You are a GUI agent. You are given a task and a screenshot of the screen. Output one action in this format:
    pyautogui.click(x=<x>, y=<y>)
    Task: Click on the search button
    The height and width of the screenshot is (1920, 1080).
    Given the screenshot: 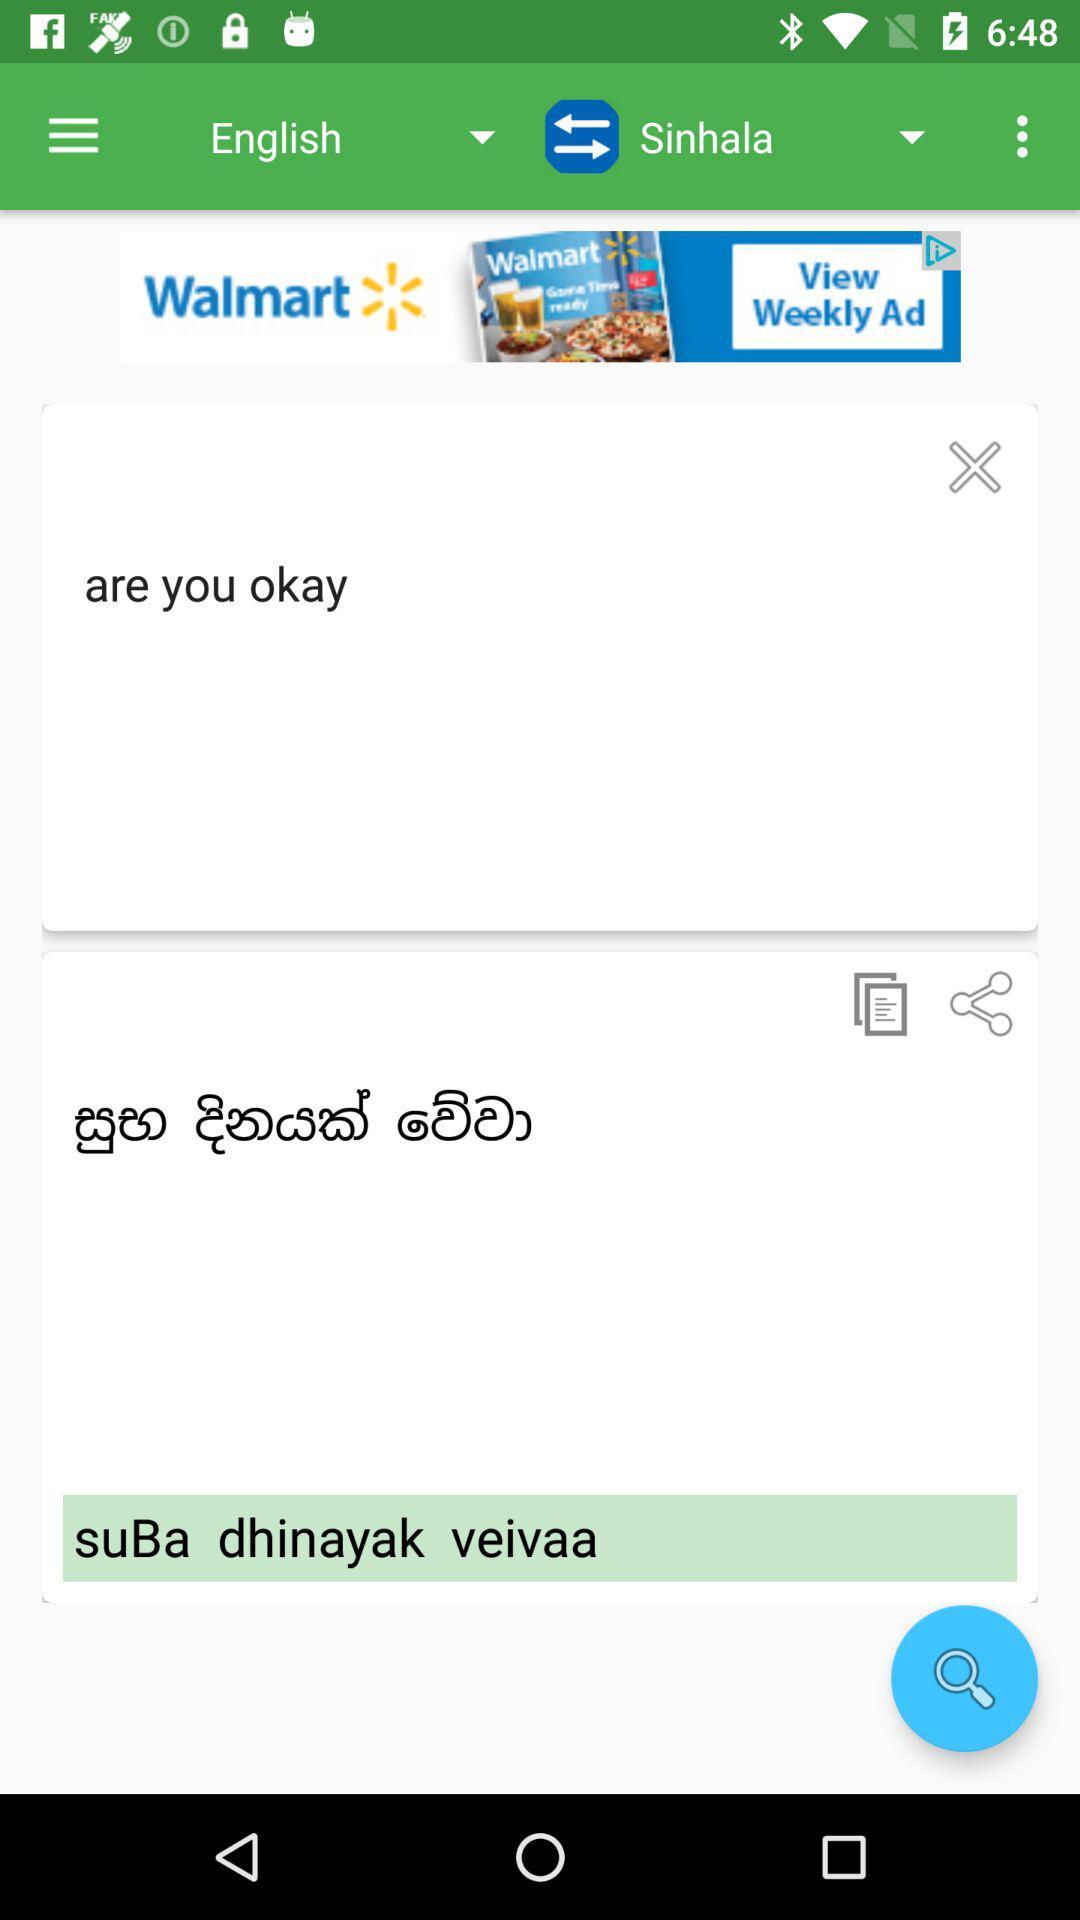 What is the action you would take?
    pyautogui.click(x=963, y=1678)
    